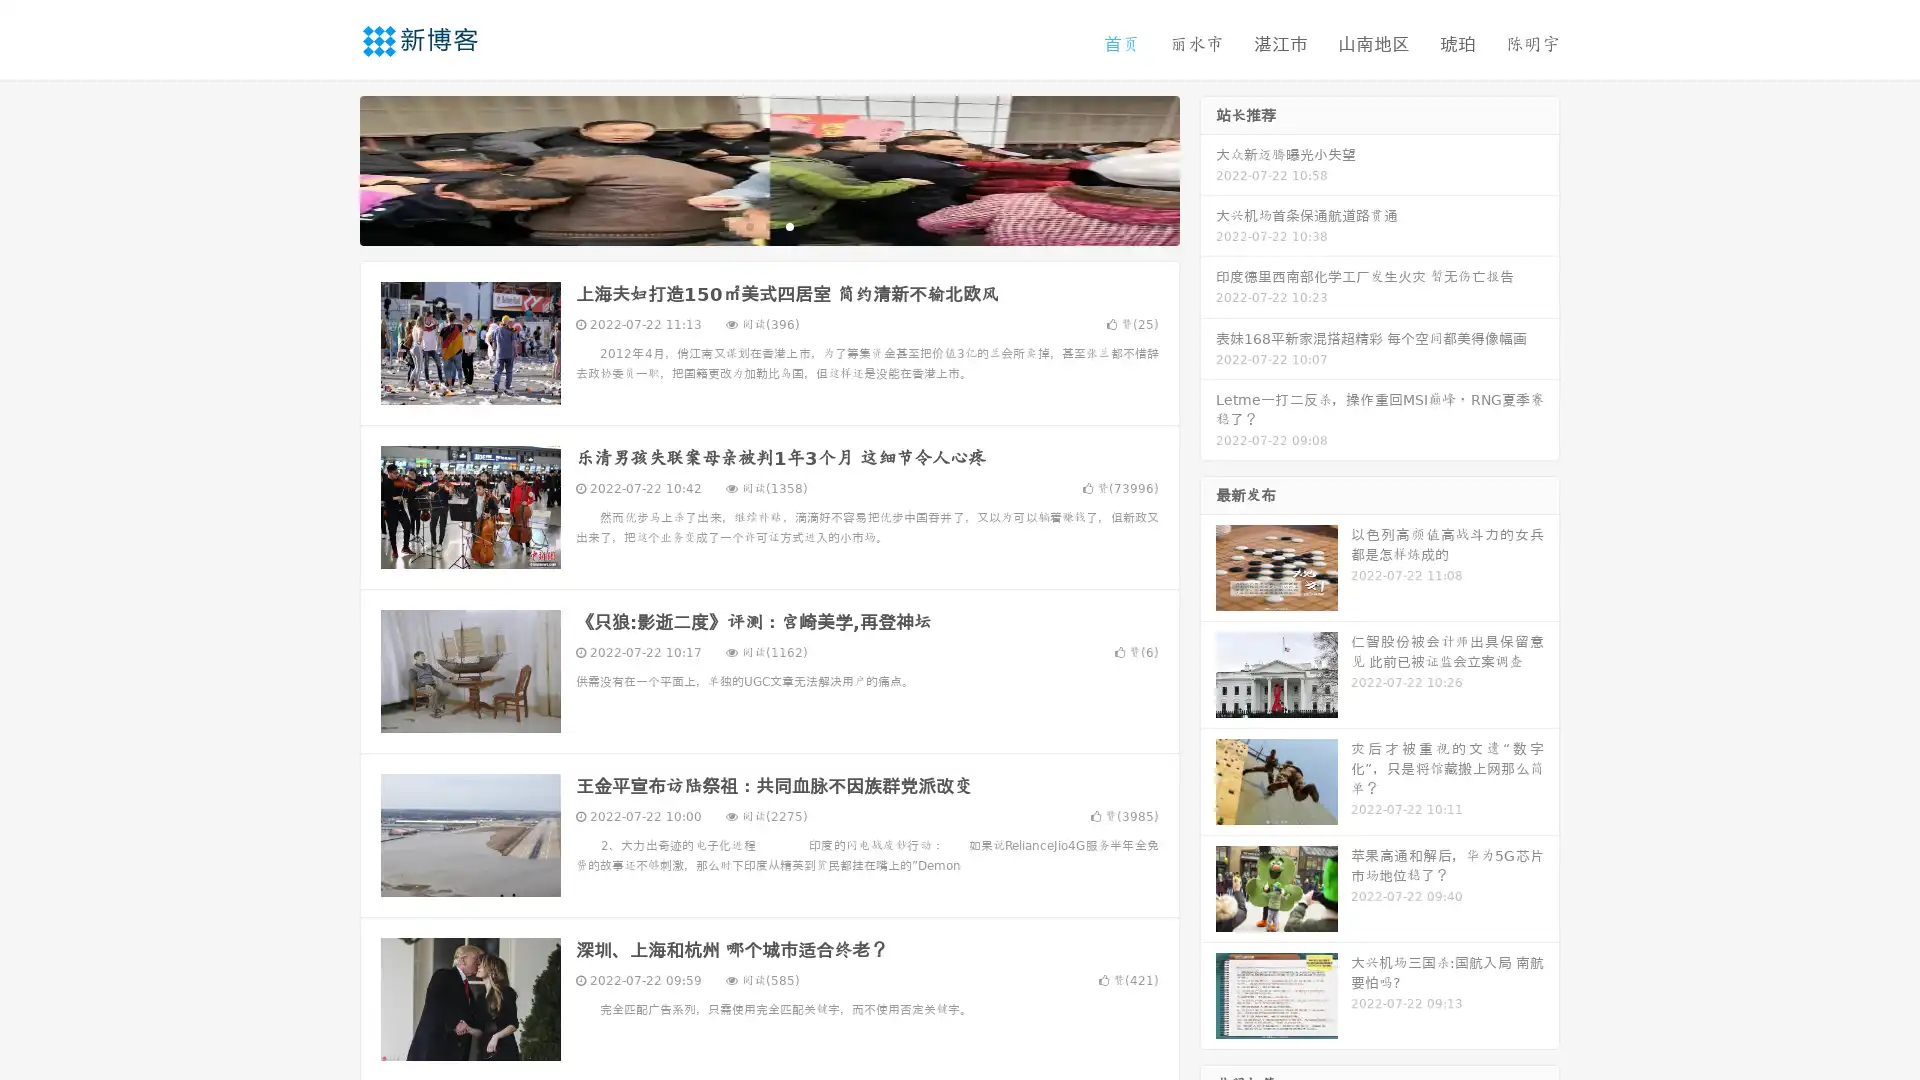 The width and height of the screenshot is (1920, 1080). Describe the element at coordinates (748, 225) in the screenshot. I see `Go to slide 1` at that location.